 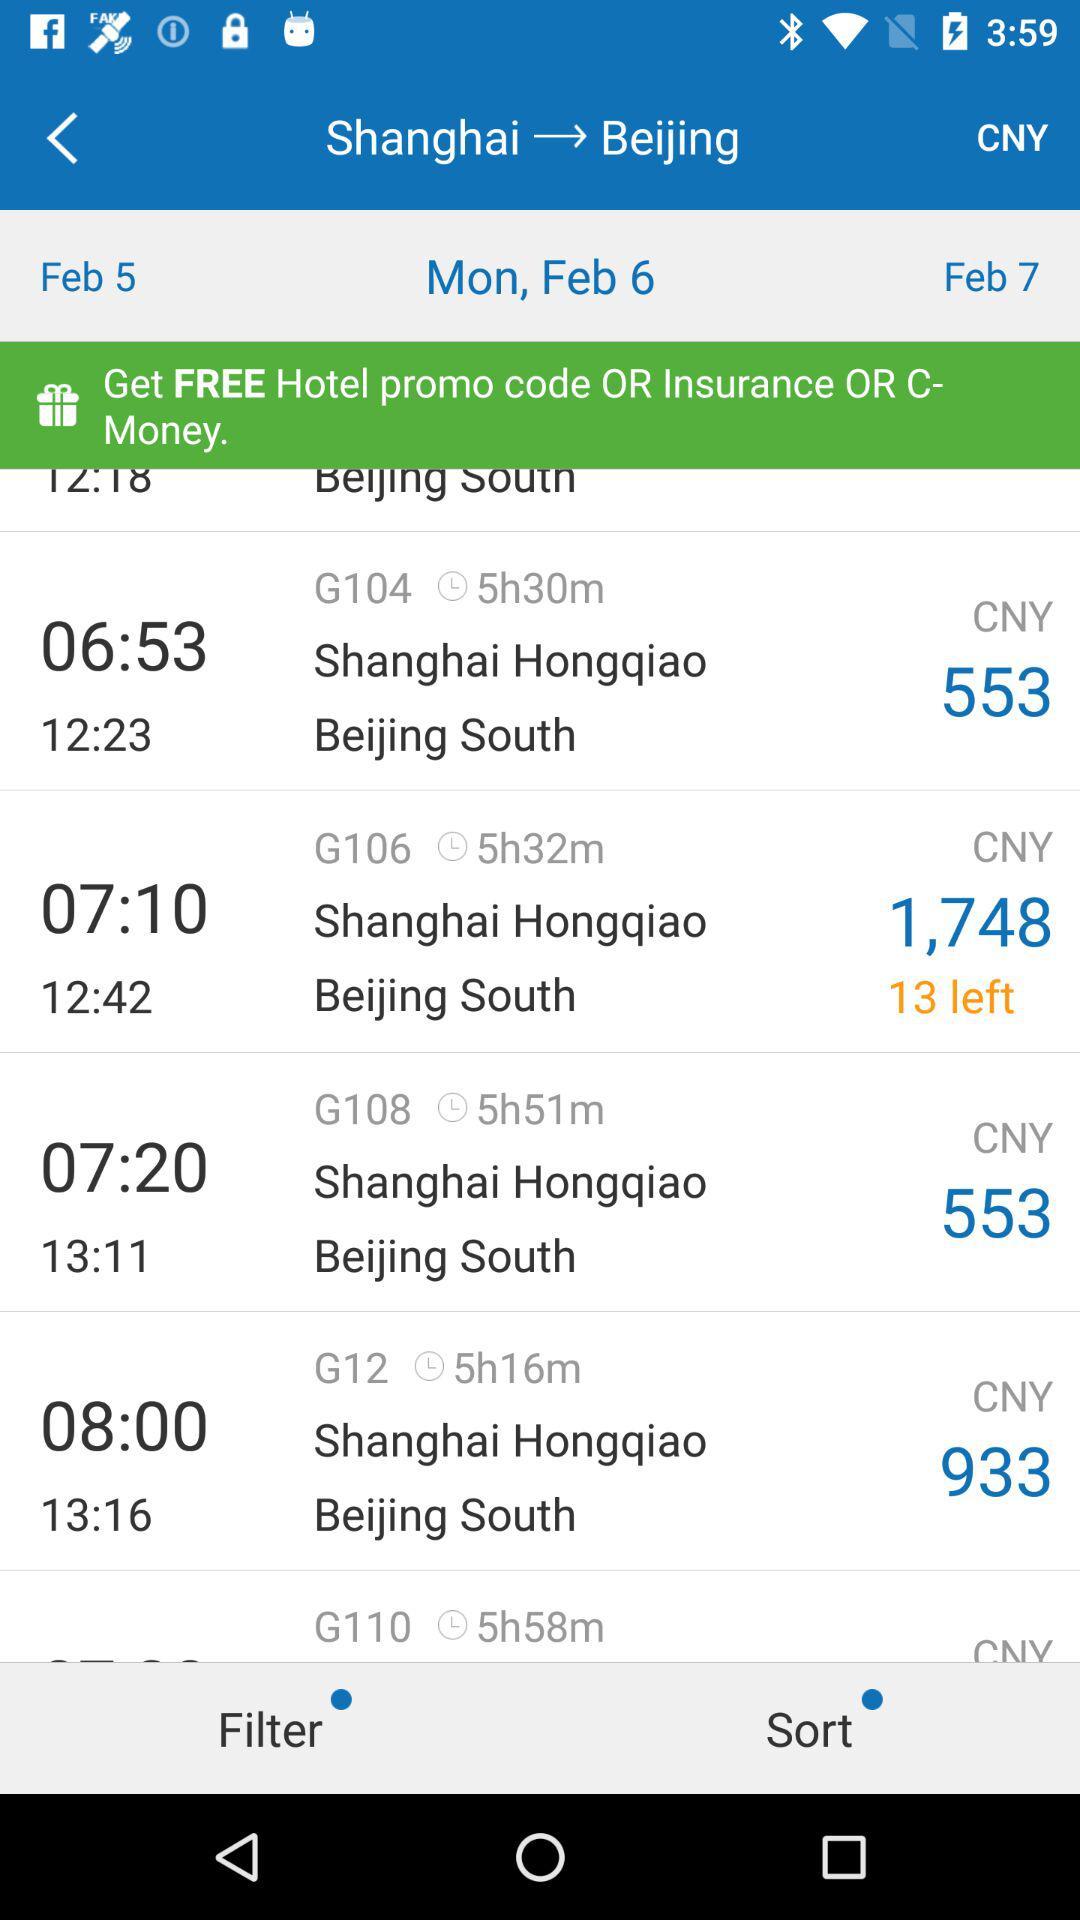 What do you see at coordinates (540, 274) in the screenshot?
I see `icon to the right of feb 5` at bounding box center [540, 274].